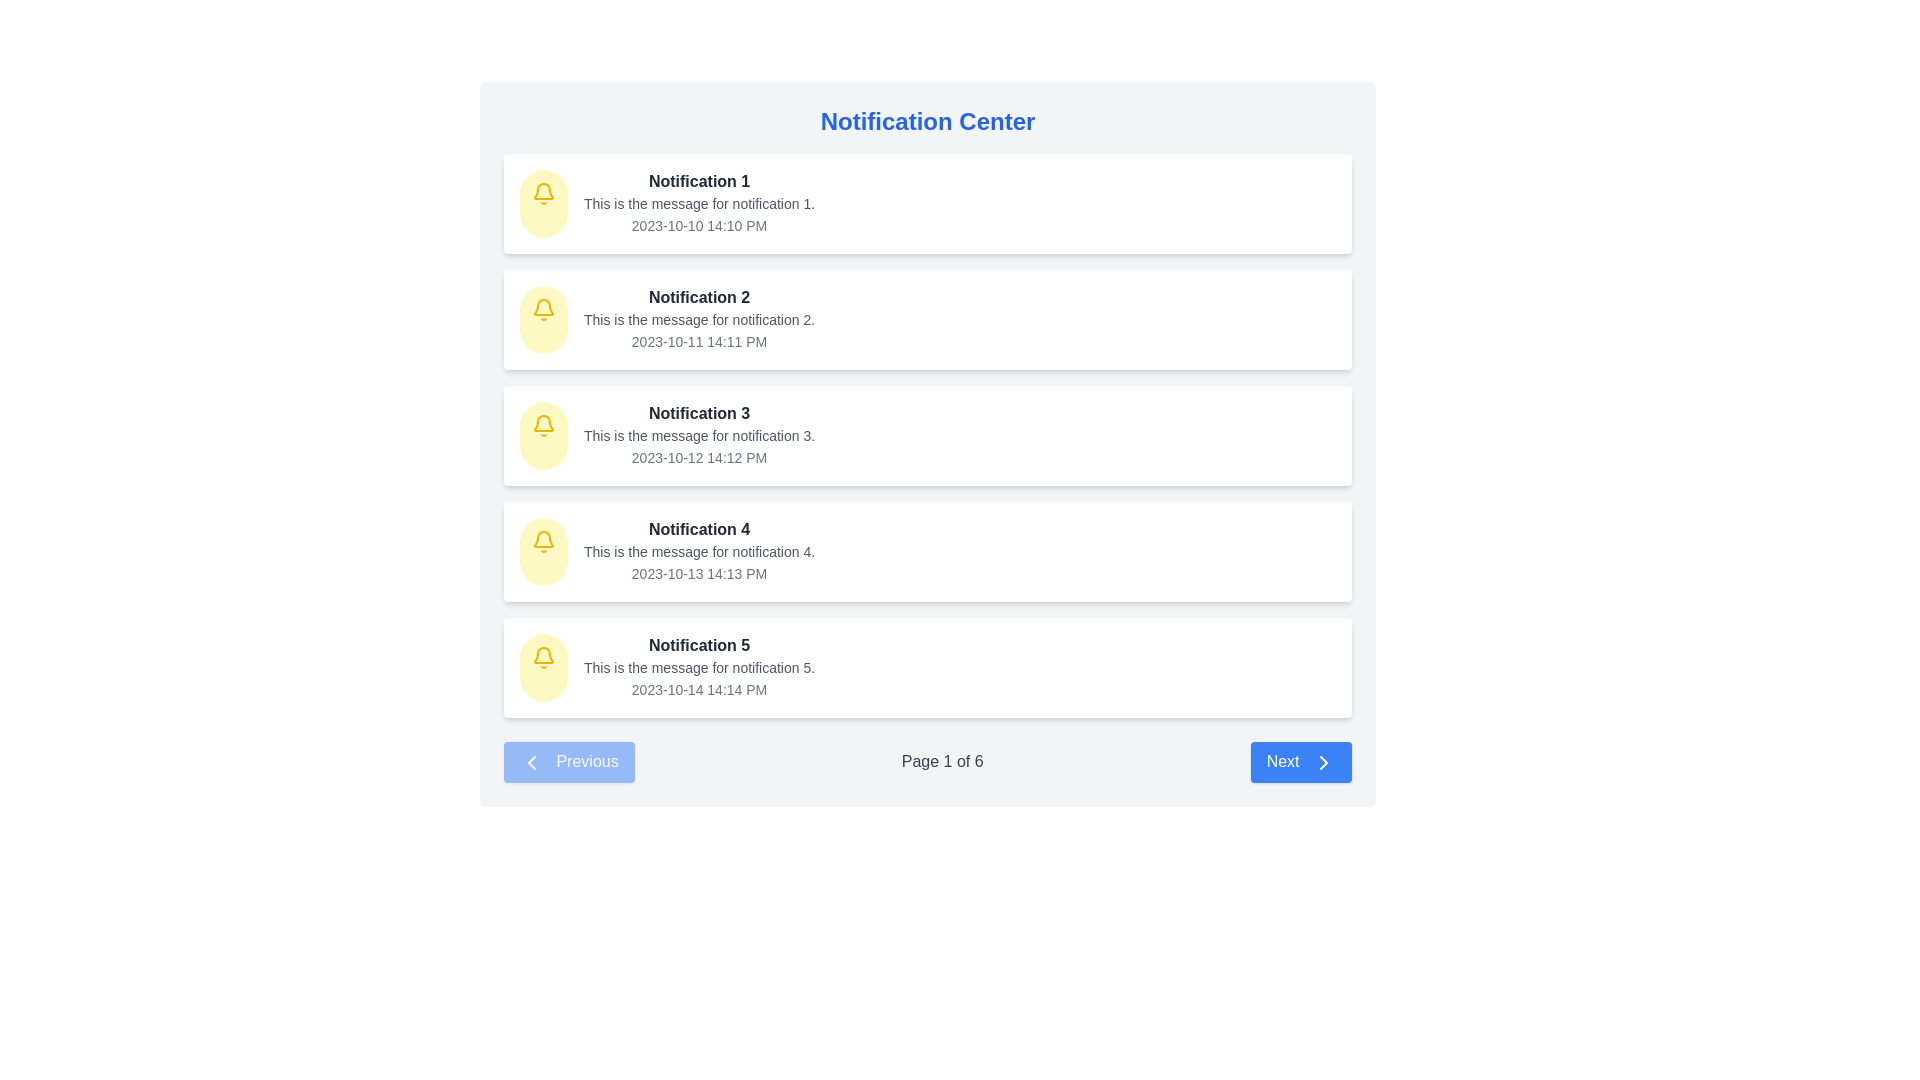 The width and height of the screenshot is (1920, 1080). Describe the element at coordinates (699, 319) in the screenshot. I see `the second entry in the vertically stacked list of notifications, which is a static informational block about a specific event or update` at that location.